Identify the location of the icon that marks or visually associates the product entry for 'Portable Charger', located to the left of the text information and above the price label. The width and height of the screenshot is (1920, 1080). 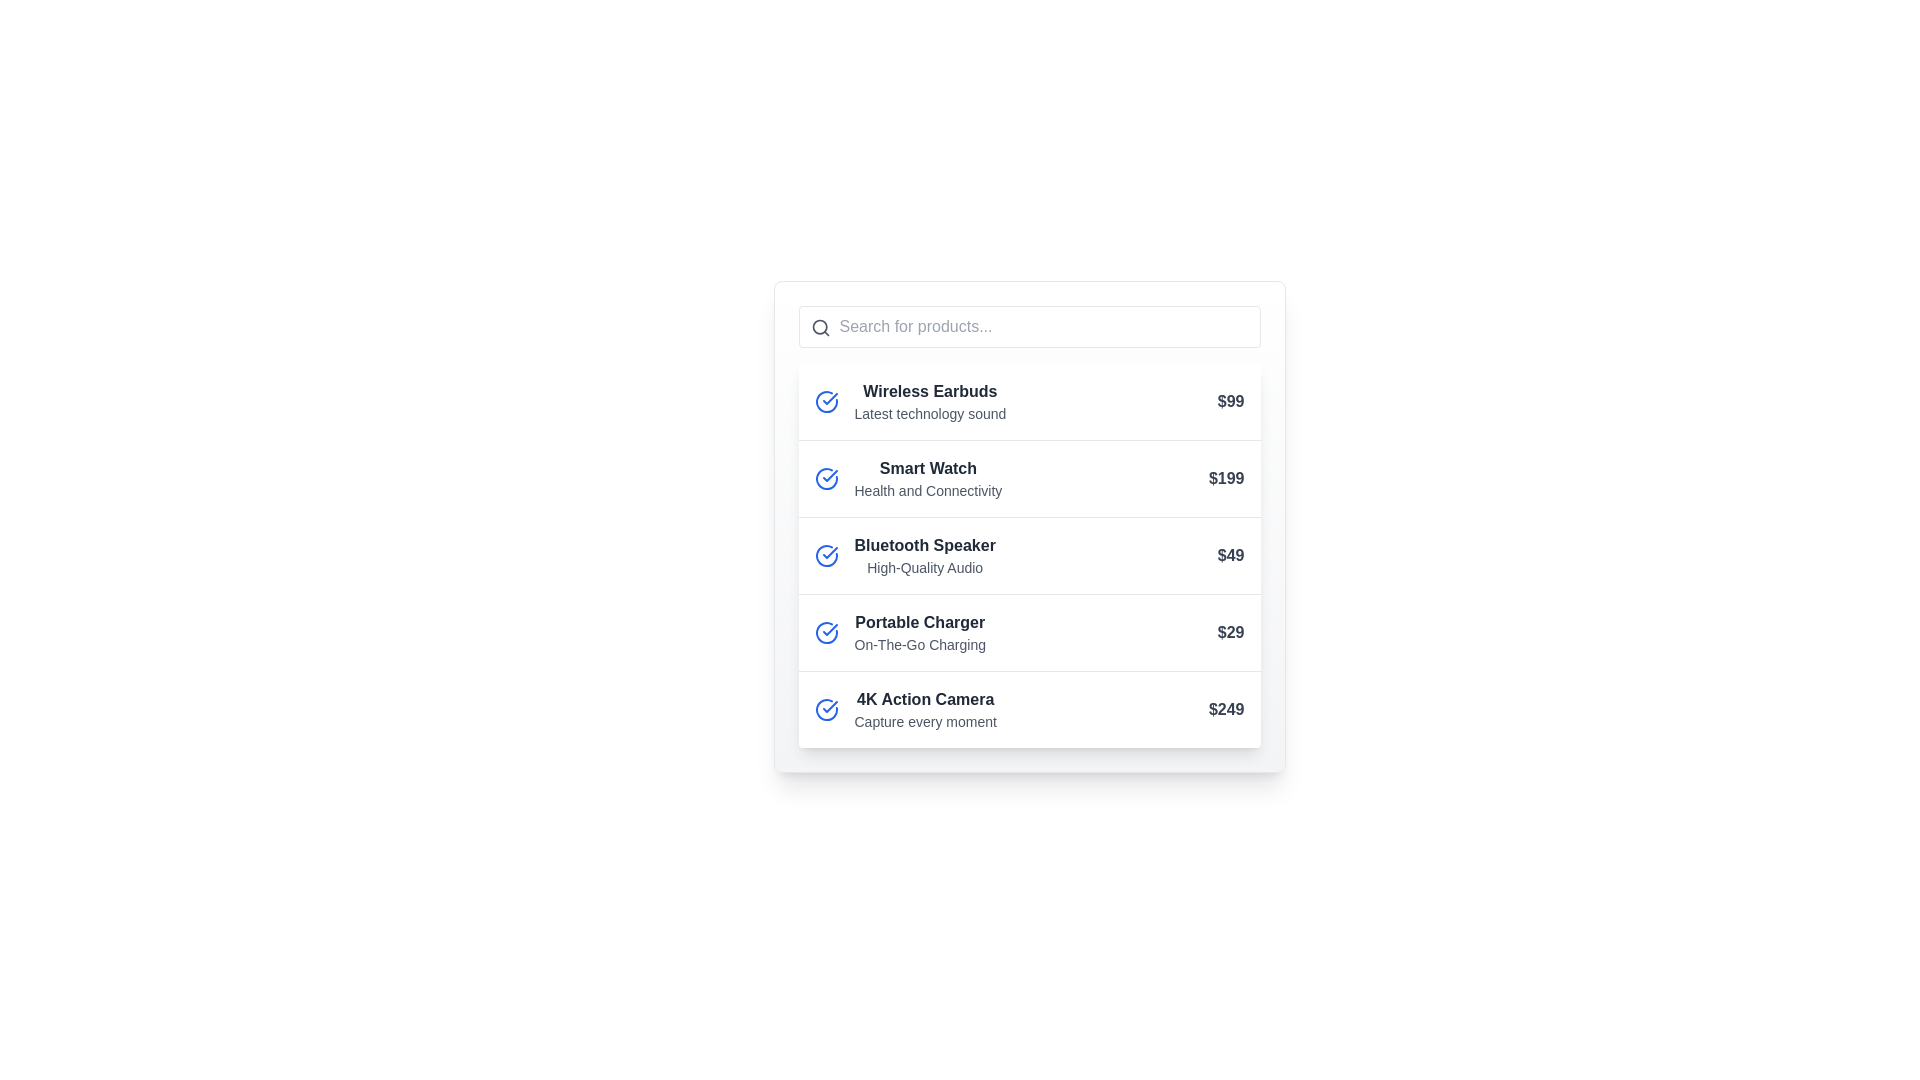
(826, 632).